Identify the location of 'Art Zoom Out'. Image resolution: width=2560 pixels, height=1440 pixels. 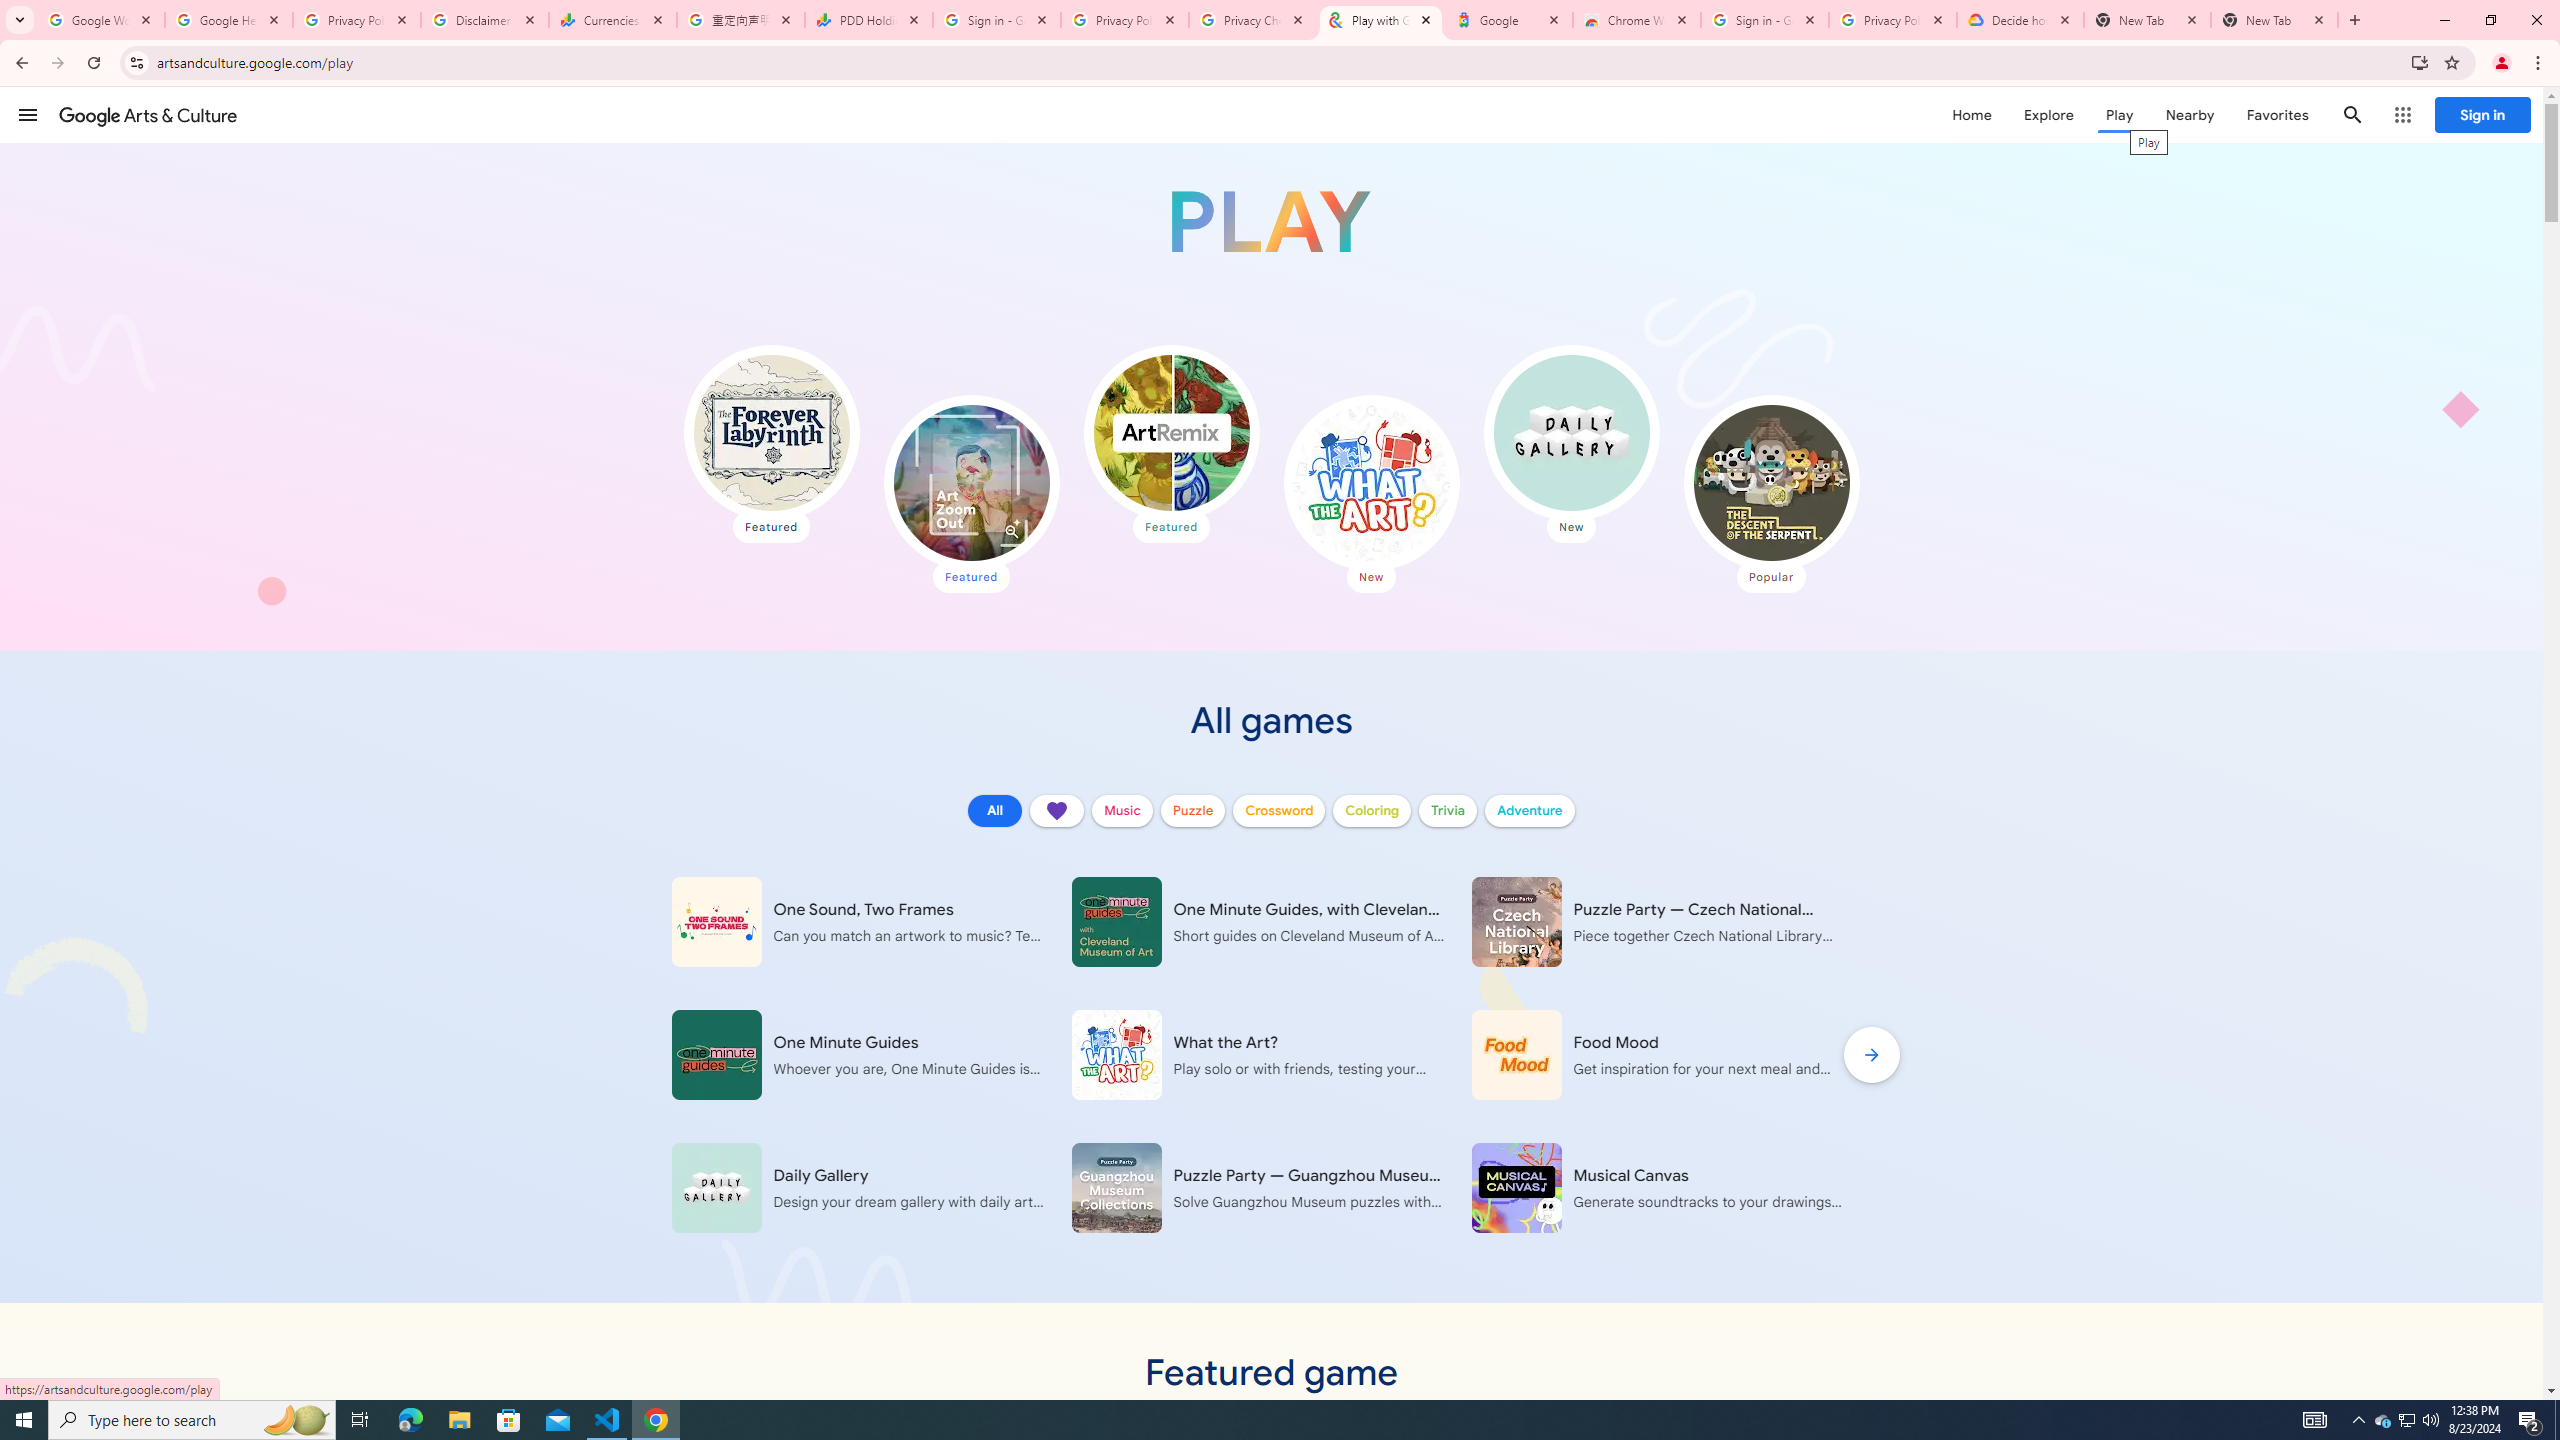
(970, 482).